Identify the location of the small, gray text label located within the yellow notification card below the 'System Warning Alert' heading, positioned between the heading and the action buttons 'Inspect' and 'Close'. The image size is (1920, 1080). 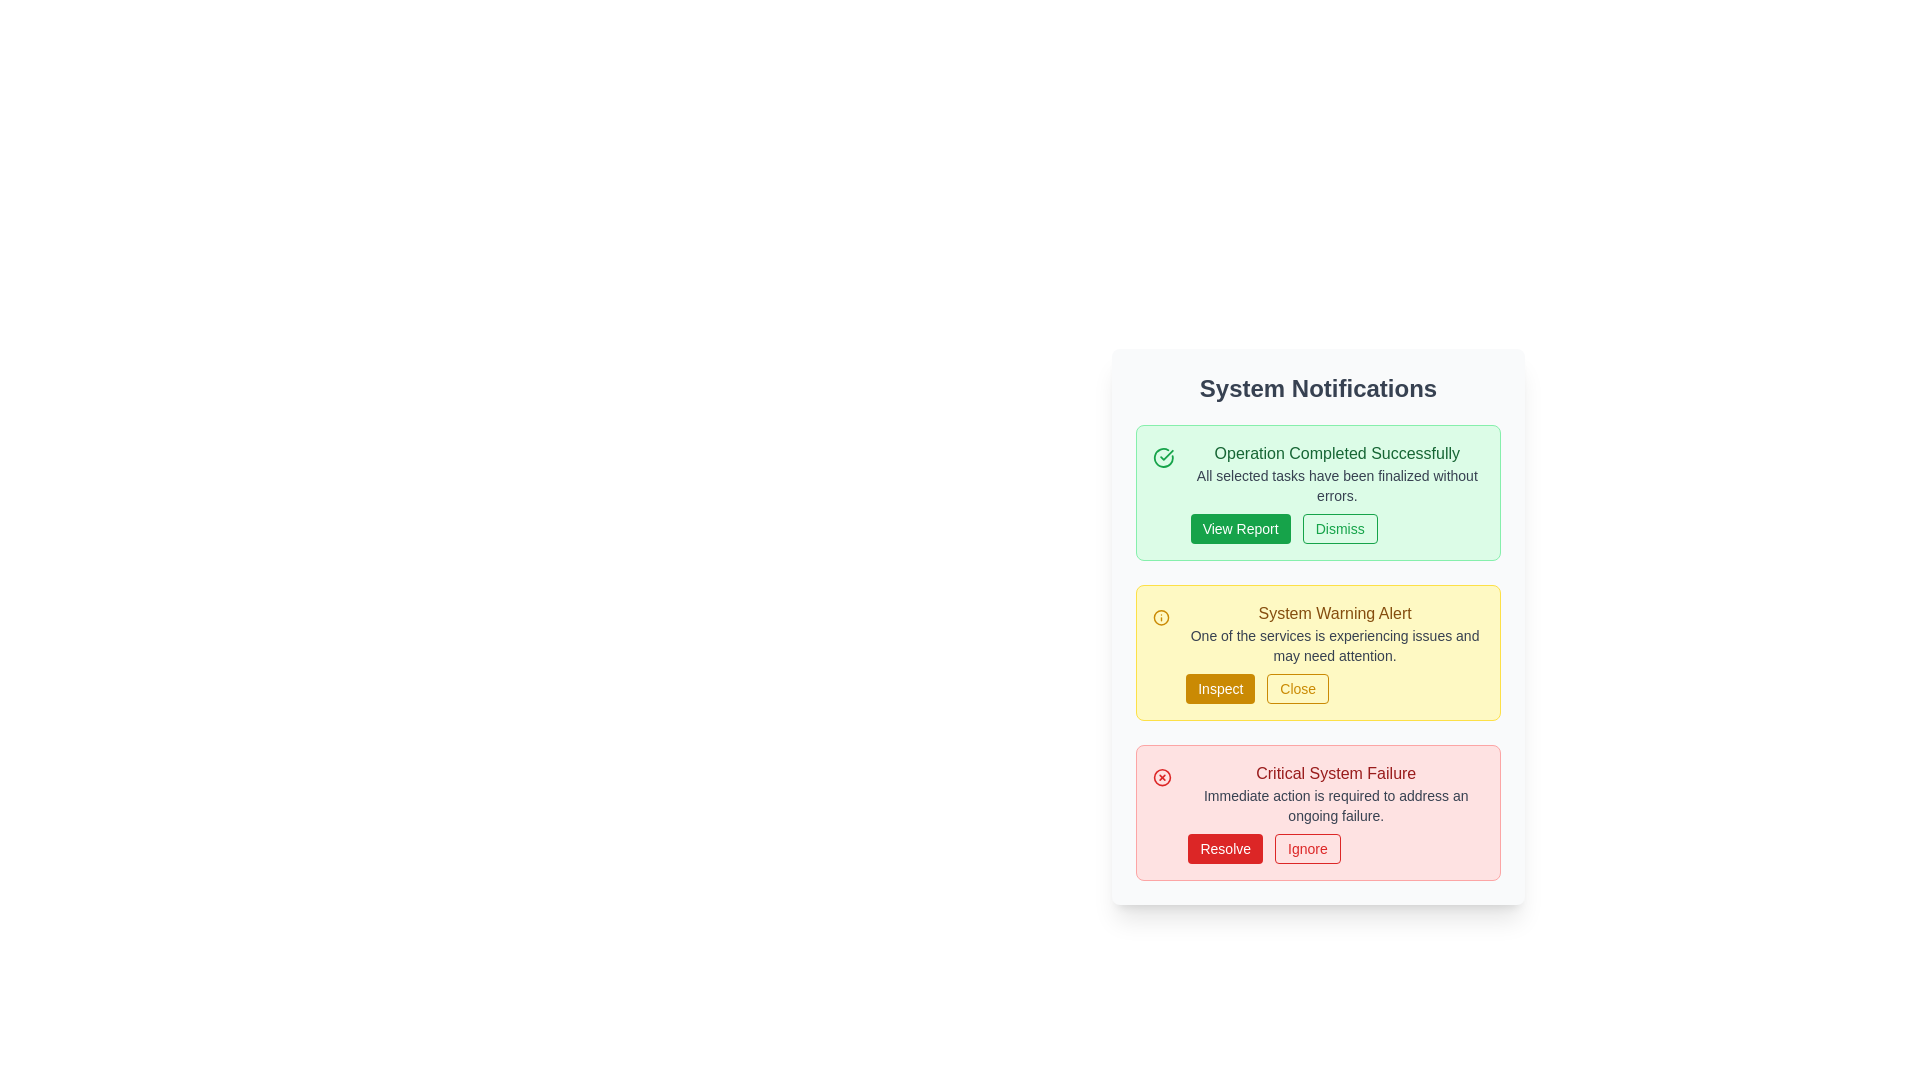
(1334, 645).